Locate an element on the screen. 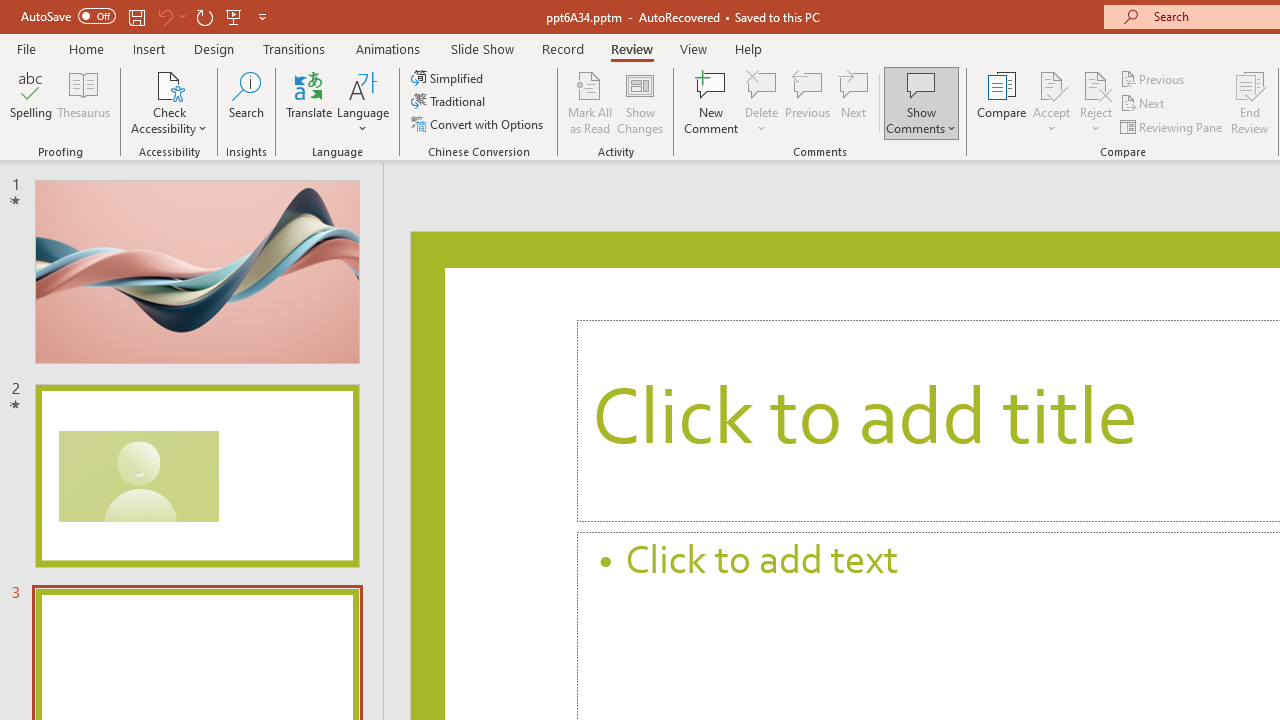 The image size is (1280, 720). 'Mark All as Read' is located at coordinates (589, 103).